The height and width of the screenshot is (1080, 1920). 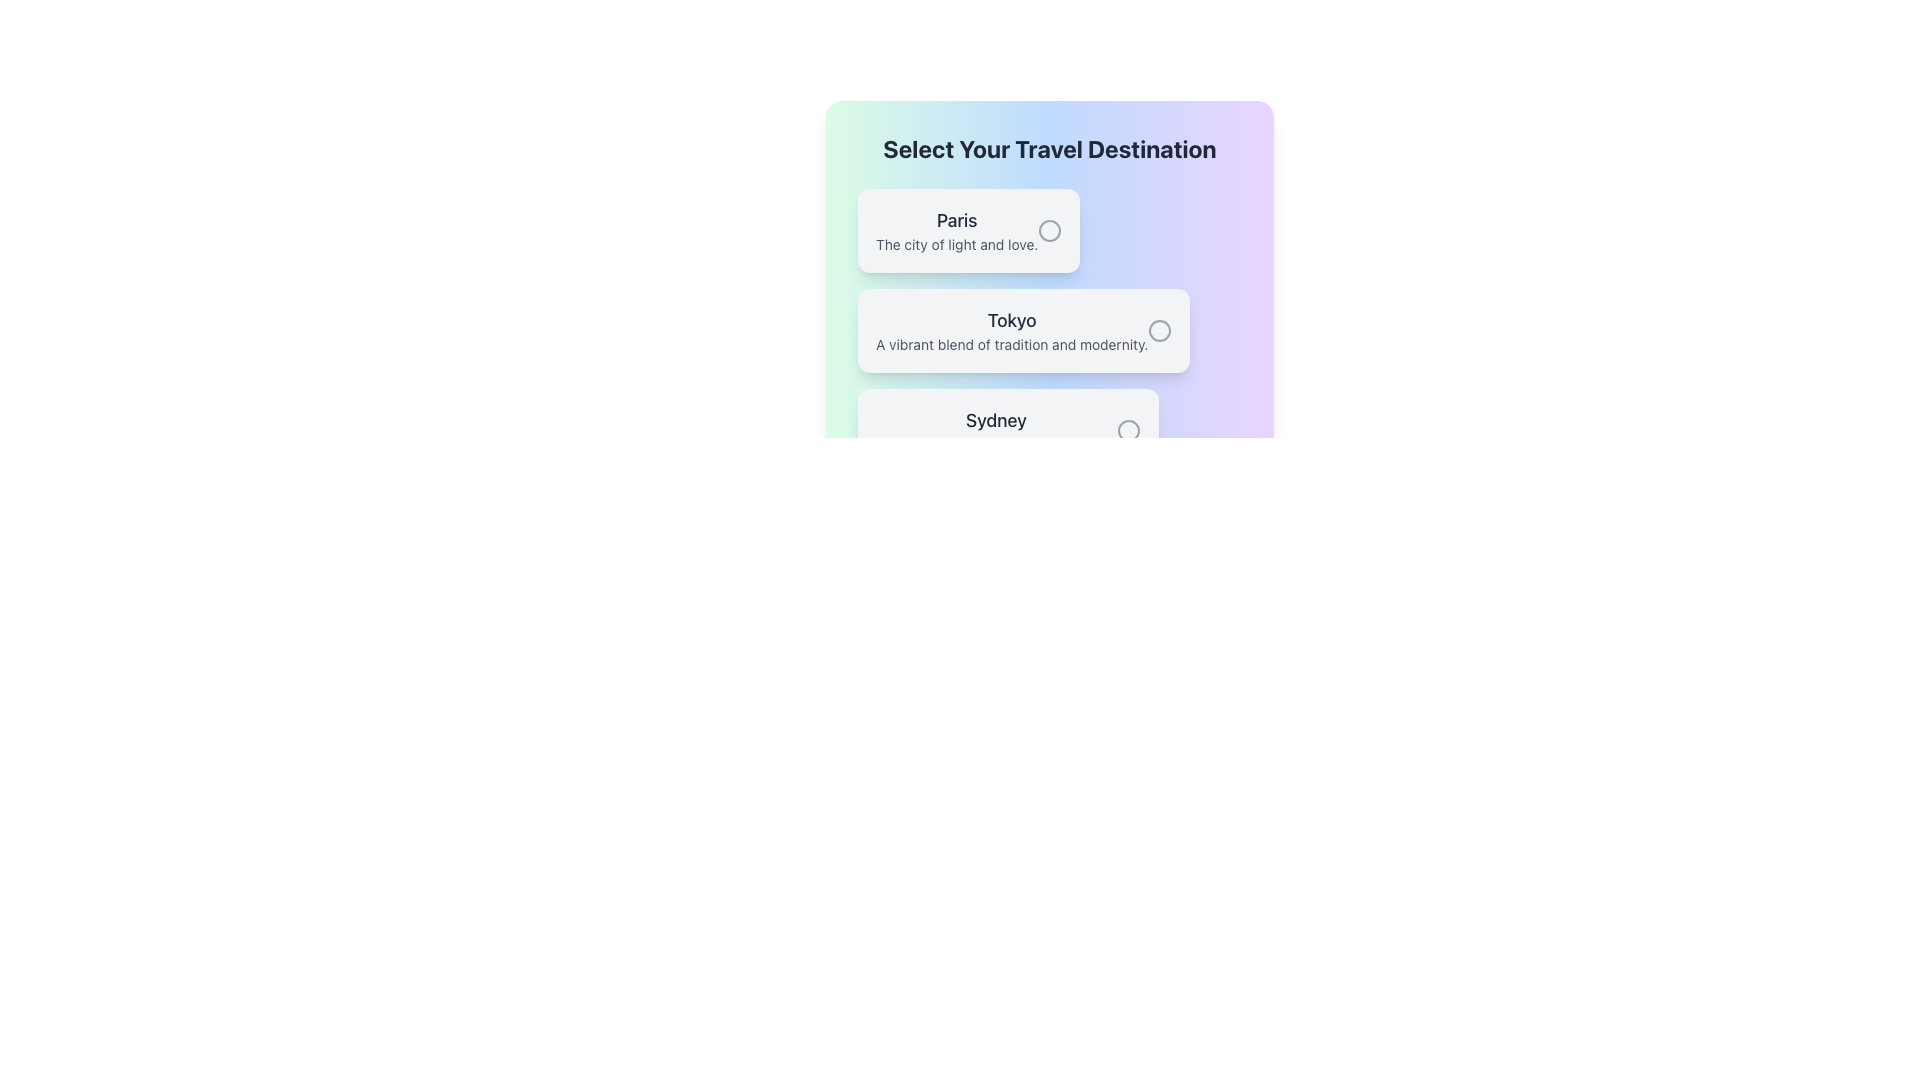 I want to click on the text content of the label displaying 'Tokyo' with a description about its vibrant culture, positioned under 'Select Your Travel Destination' as the second option, so click(x=1012, y=330).